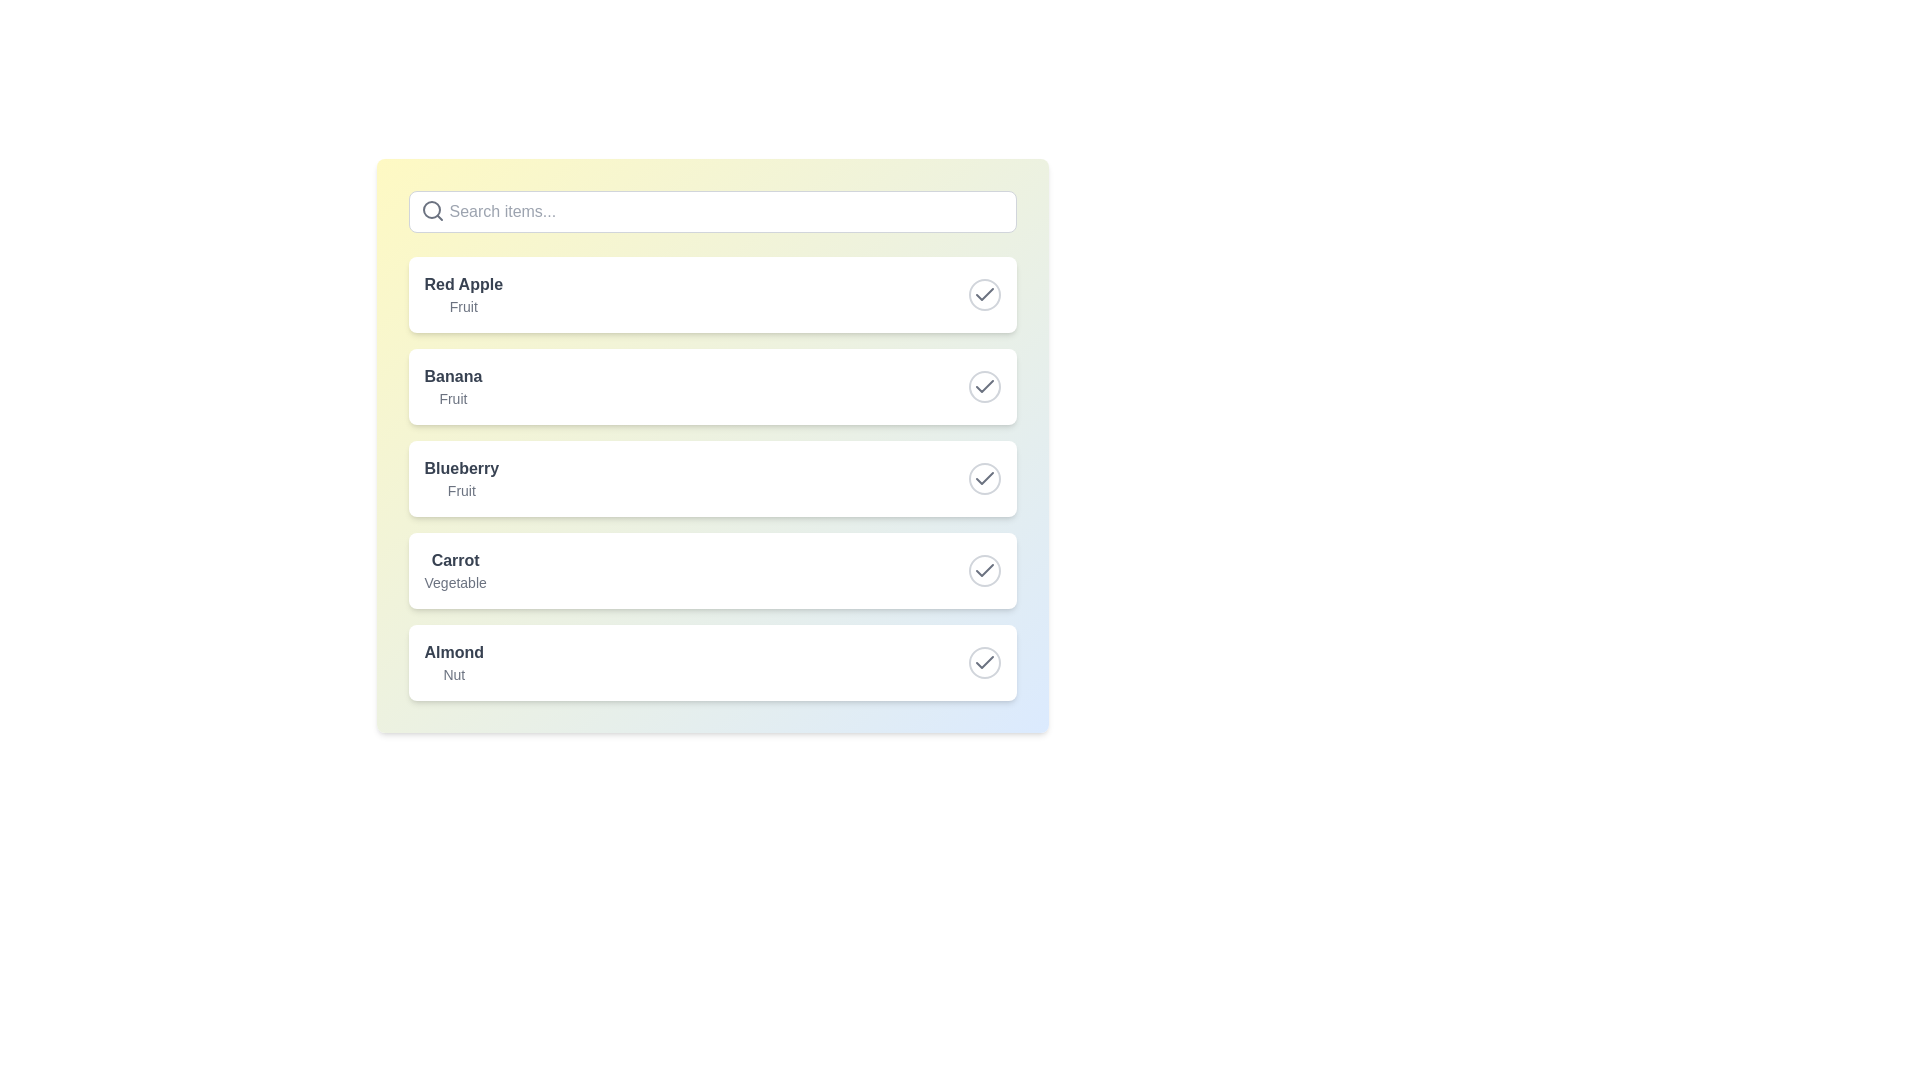 The height and width of the screenshot is (1080, 1920). What do you see at coordinates (712, 478) in the screenshot?
I see `the third Content card in the vertically stacked list` at bounding box center [712, 478].